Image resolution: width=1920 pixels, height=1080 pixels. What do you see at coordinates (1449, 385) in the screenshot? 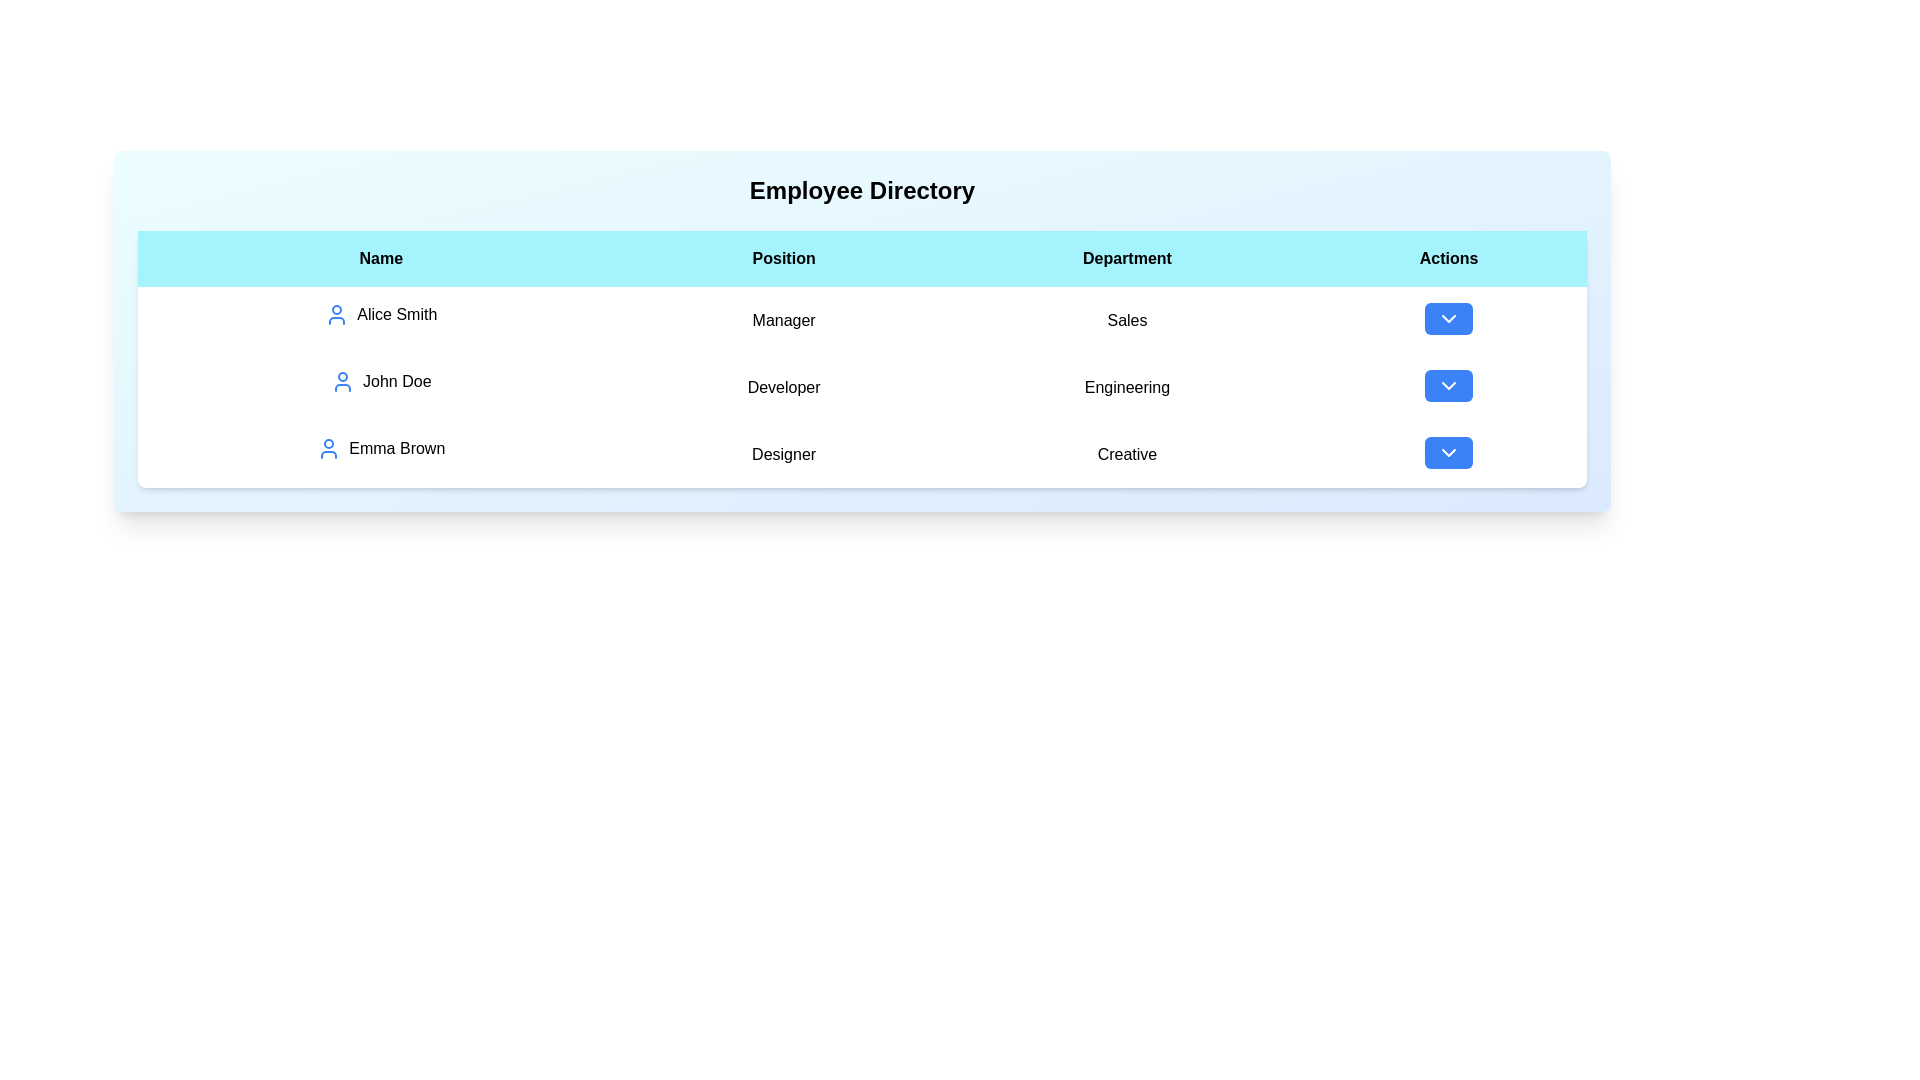
I see `the Dropdown toggle button located in the 'Actions' column of the second row, aligned with the 'Engineering' entry` at bounding box center [1449, 385].